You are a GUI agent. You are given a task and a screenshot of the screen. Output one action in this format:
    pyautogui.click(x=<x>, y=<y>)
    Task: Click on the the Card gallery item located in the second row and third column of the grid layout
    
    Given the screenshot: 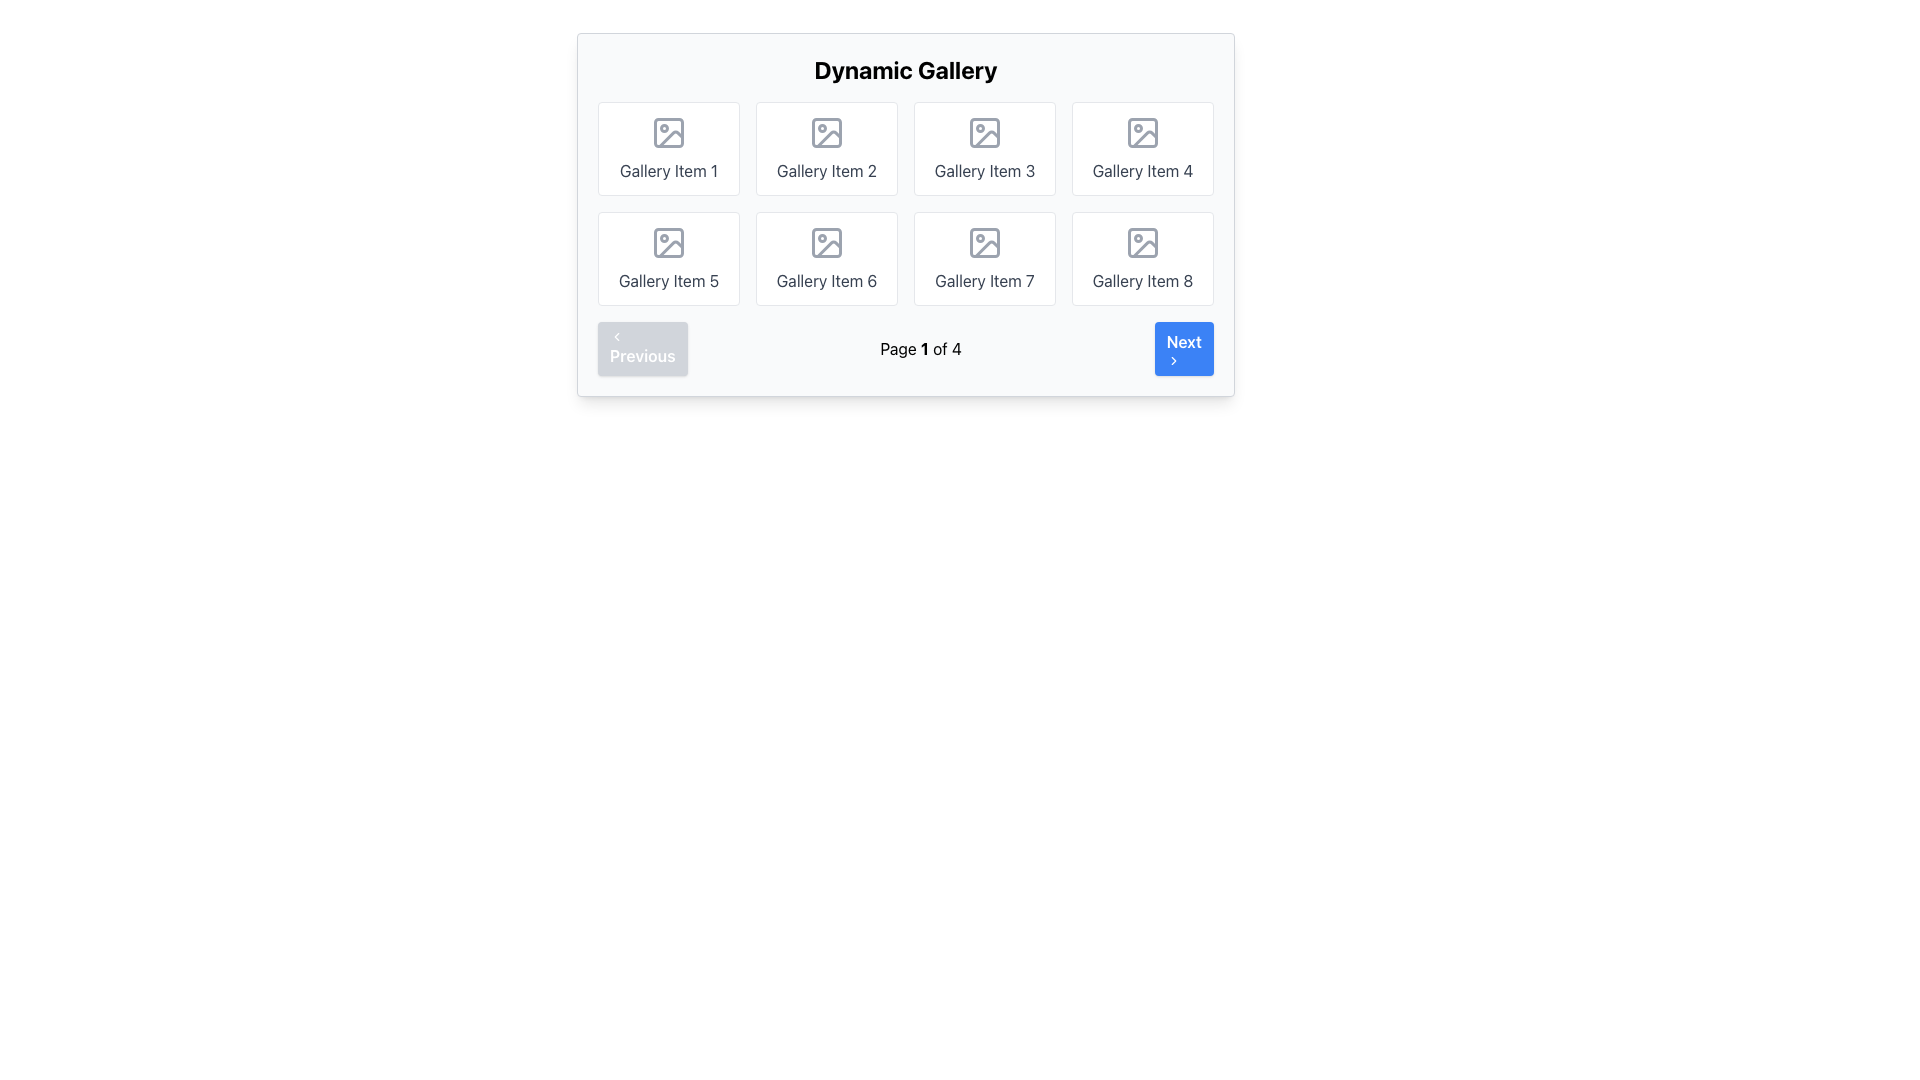 What is the action you would take?
    pyautogui.click(x=984, y=257)
    